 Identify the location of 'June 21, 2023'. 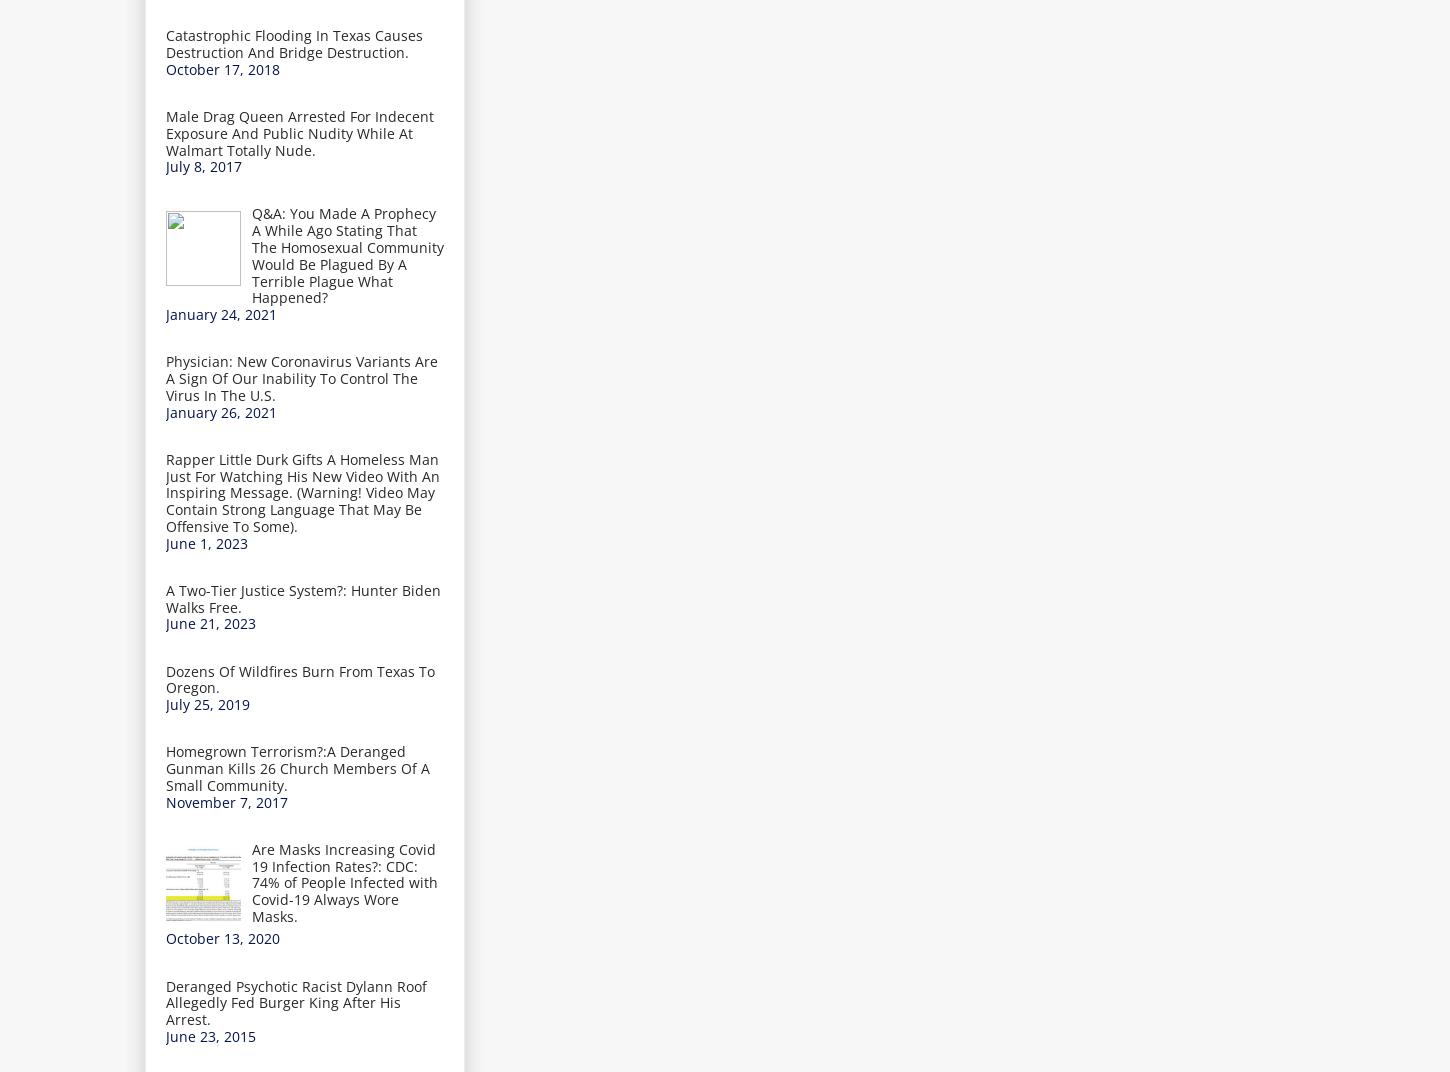
(209, 623).